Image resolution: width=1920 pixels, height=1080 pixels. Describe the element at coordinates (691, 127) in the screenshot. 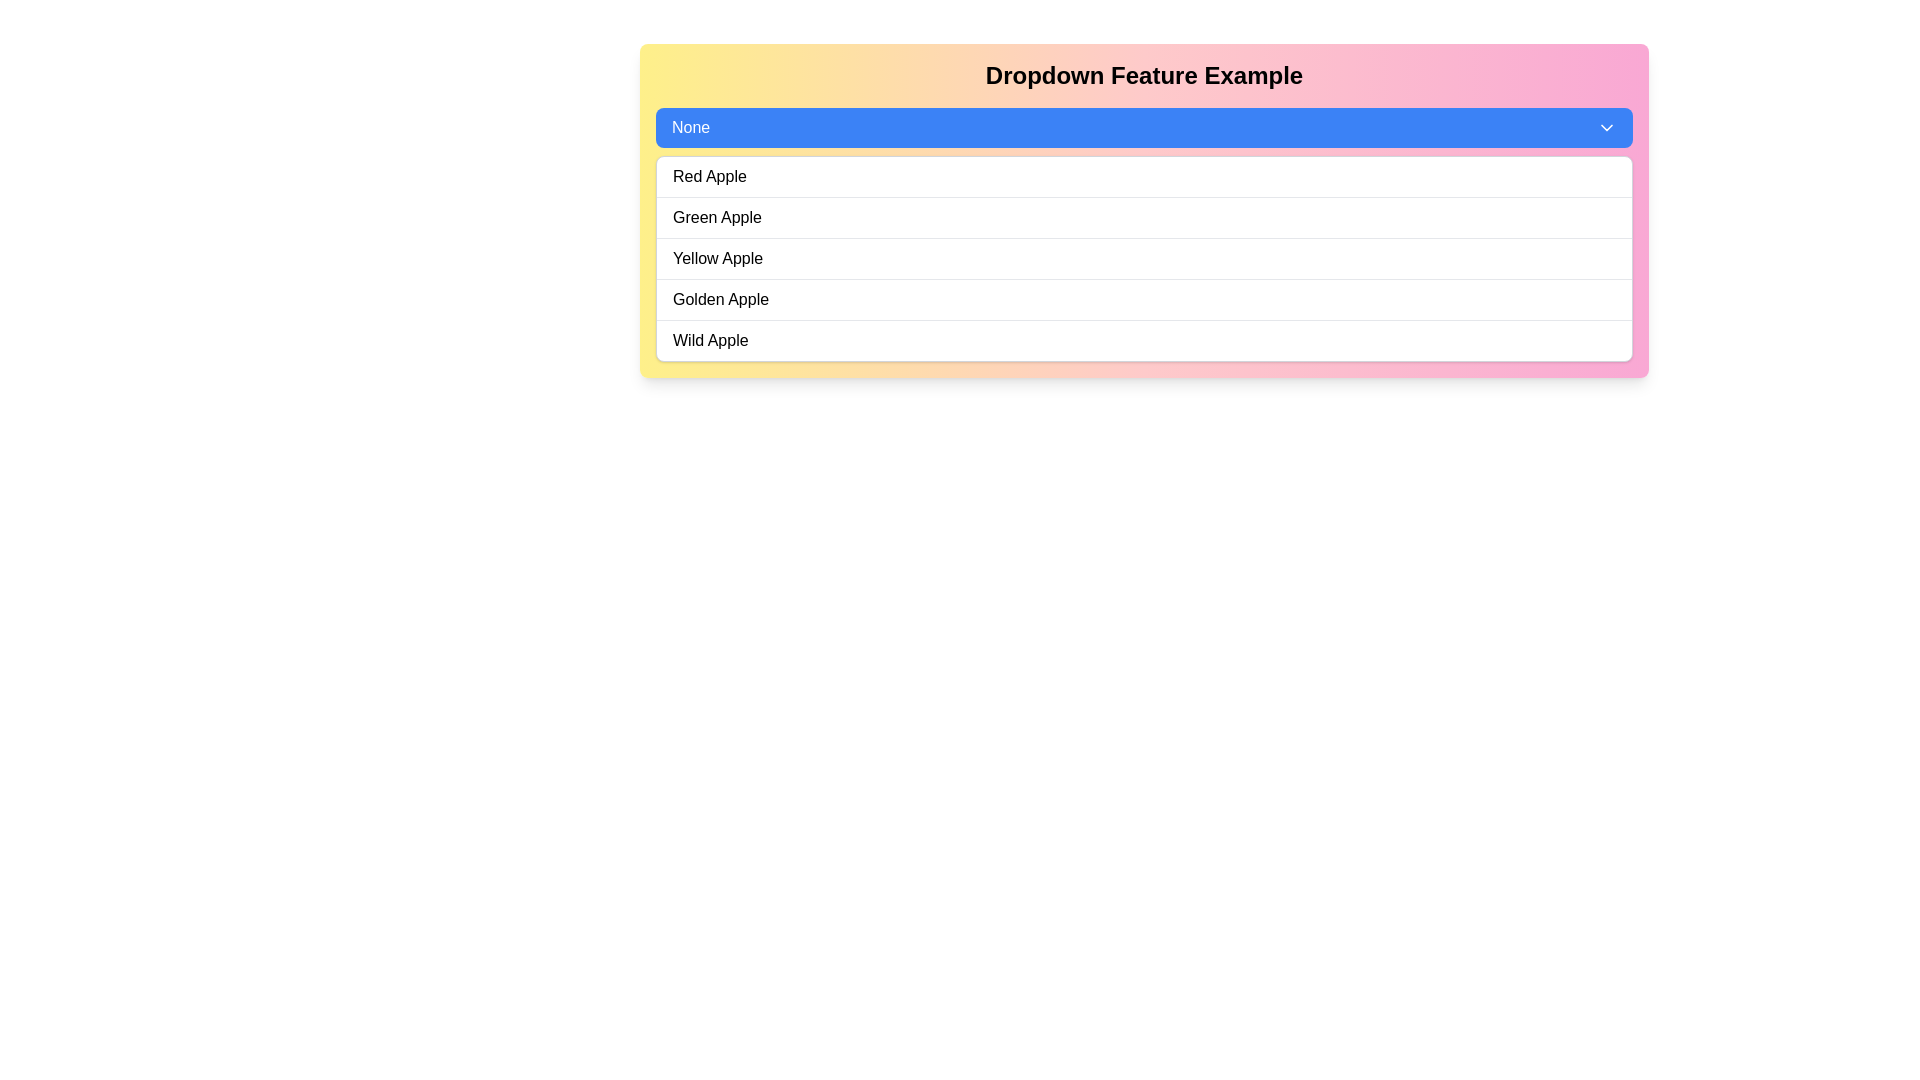

I see `the Display text element that shows the currently selected option in the dropdown menu` at that location.